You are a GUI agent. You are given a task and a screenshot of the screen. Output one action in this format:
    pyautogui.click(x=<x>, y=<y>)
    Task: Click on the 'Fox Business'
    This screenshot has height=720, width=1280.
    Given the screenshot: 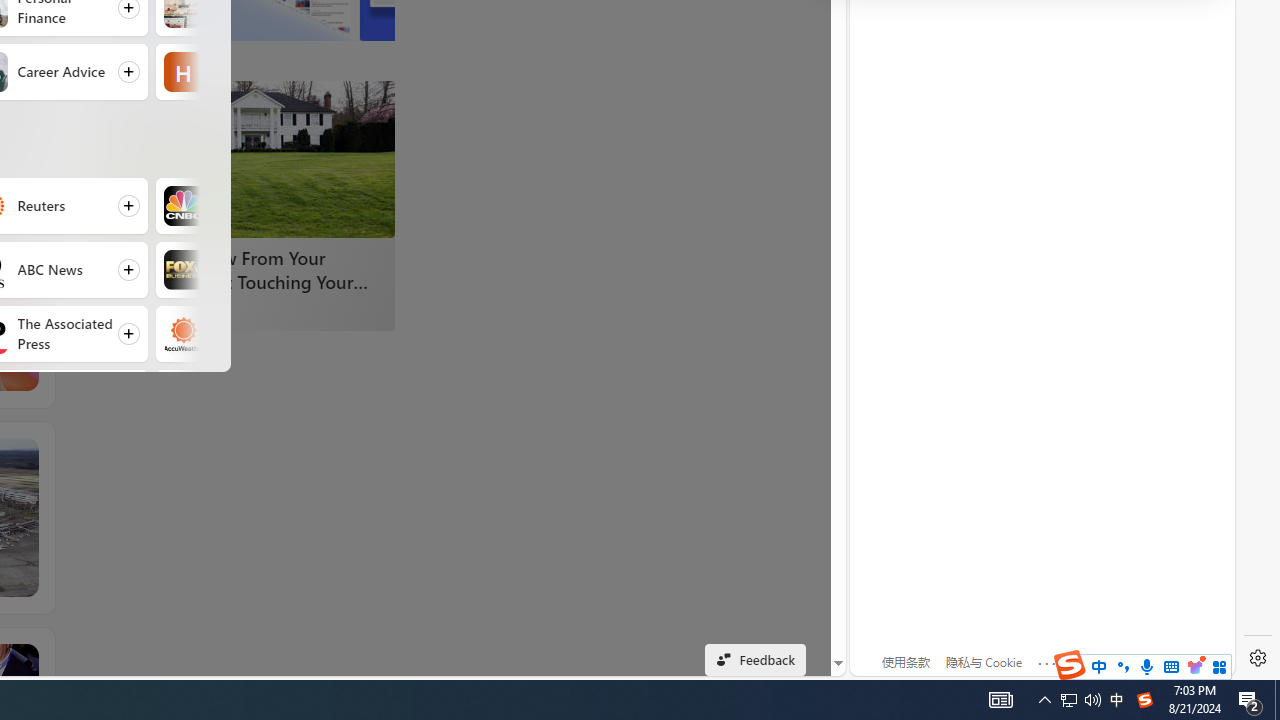 What is the action you would take?
    pyautogui.click(x=183, y=270)
    